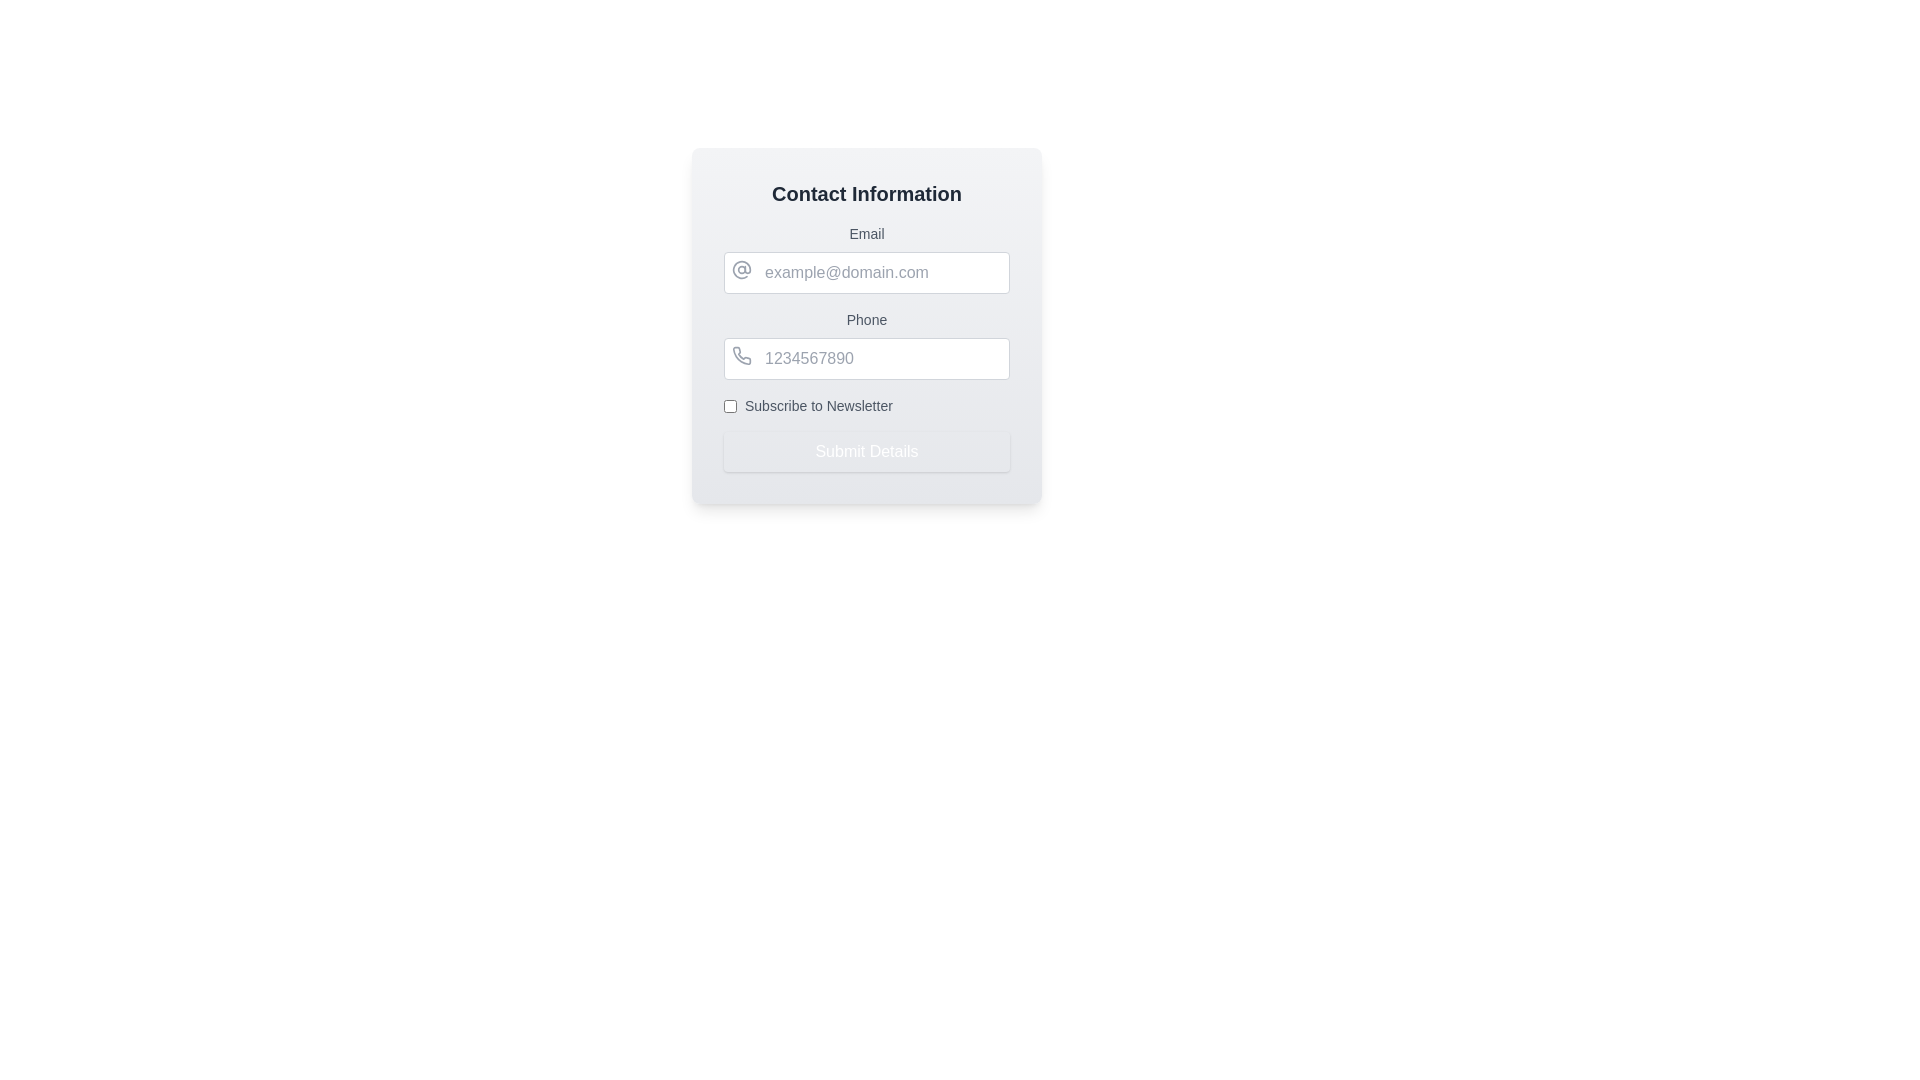  I want to click on the small, circular '@' icon styled in gray located to the left of the email input field, so click(741, 270).